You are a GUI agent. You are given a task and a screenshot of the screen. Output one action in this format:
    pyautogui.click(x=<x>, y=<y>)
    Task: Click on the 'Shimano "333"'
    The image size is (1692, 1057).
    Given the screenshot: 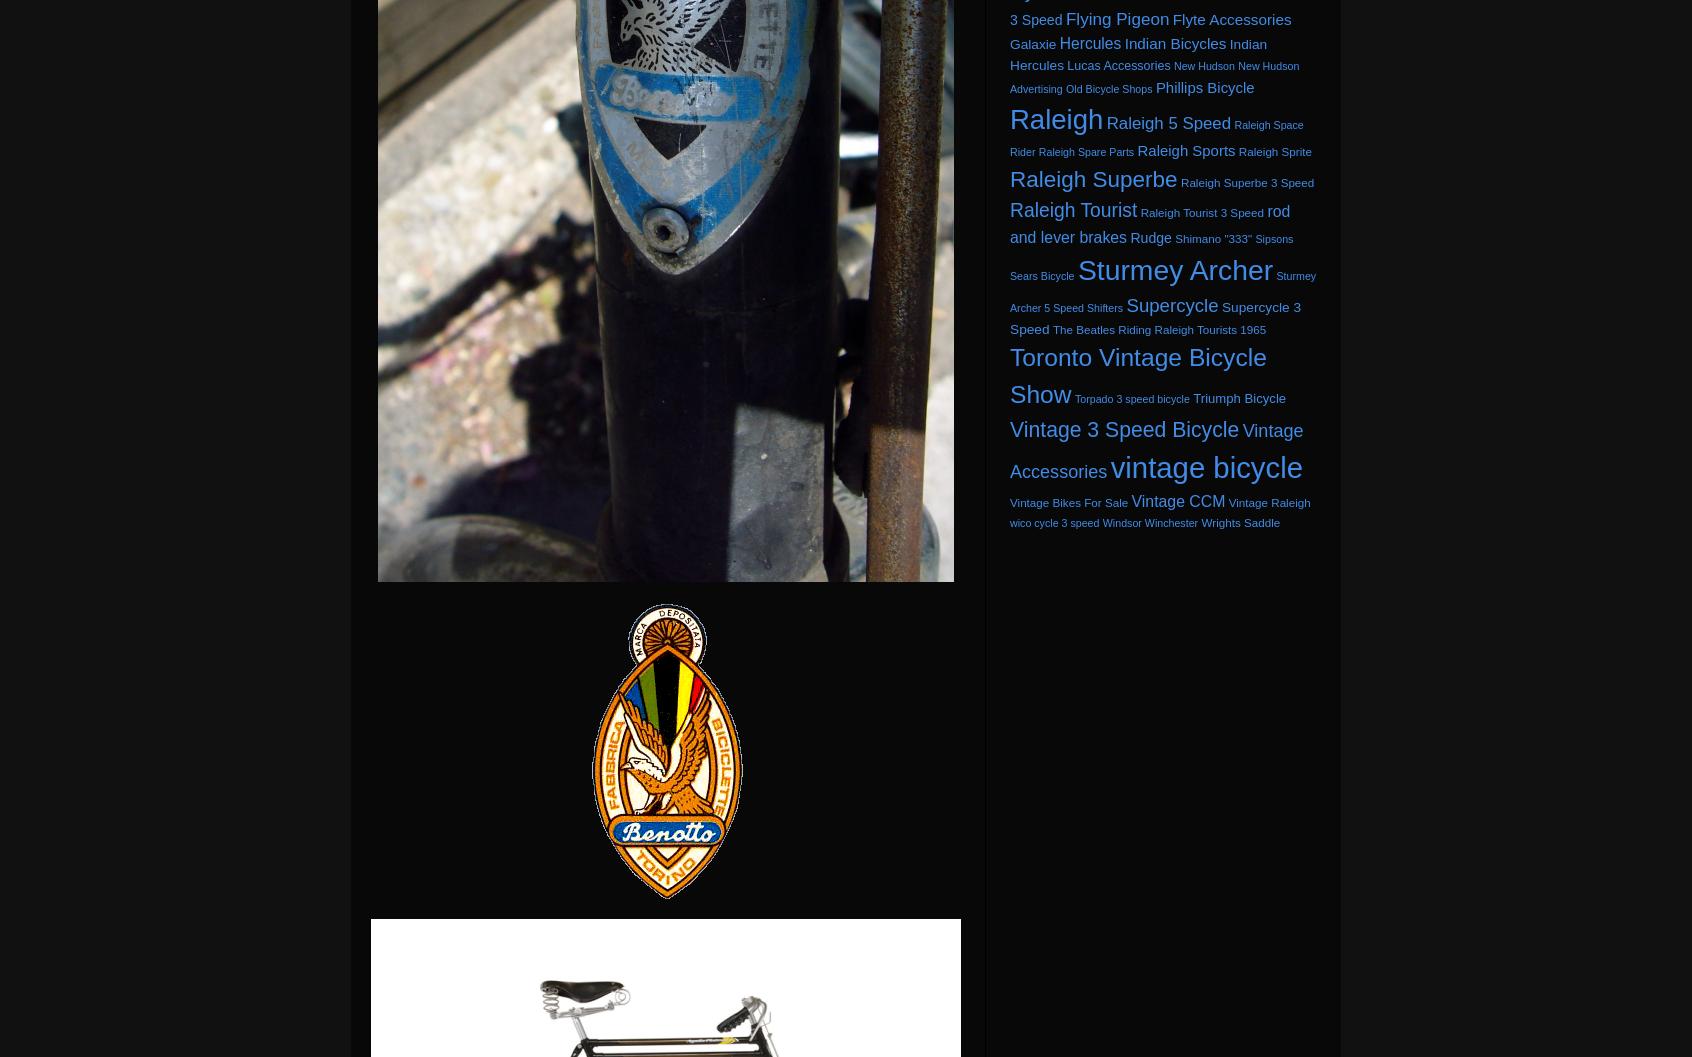 What is the action you would take?
    pyautogui.click(x=1213, y=236)
    